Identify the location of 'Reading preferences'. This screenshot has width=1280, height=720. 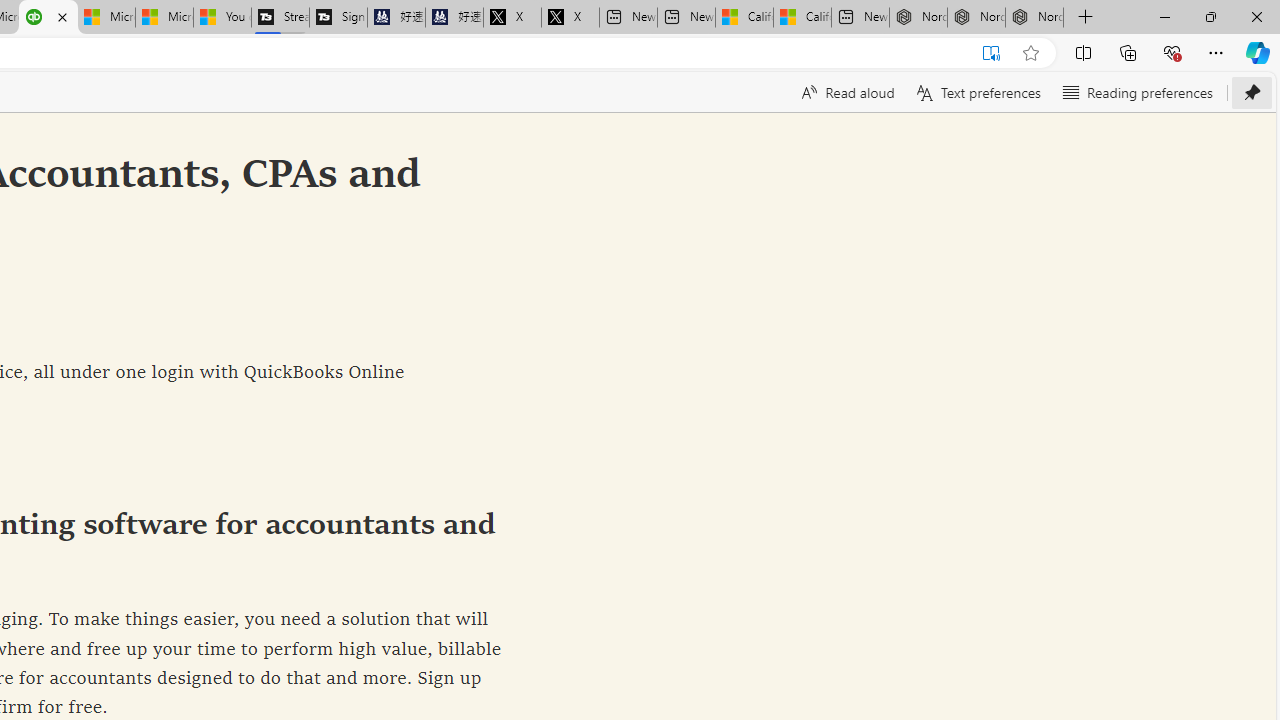
(1137, 92).